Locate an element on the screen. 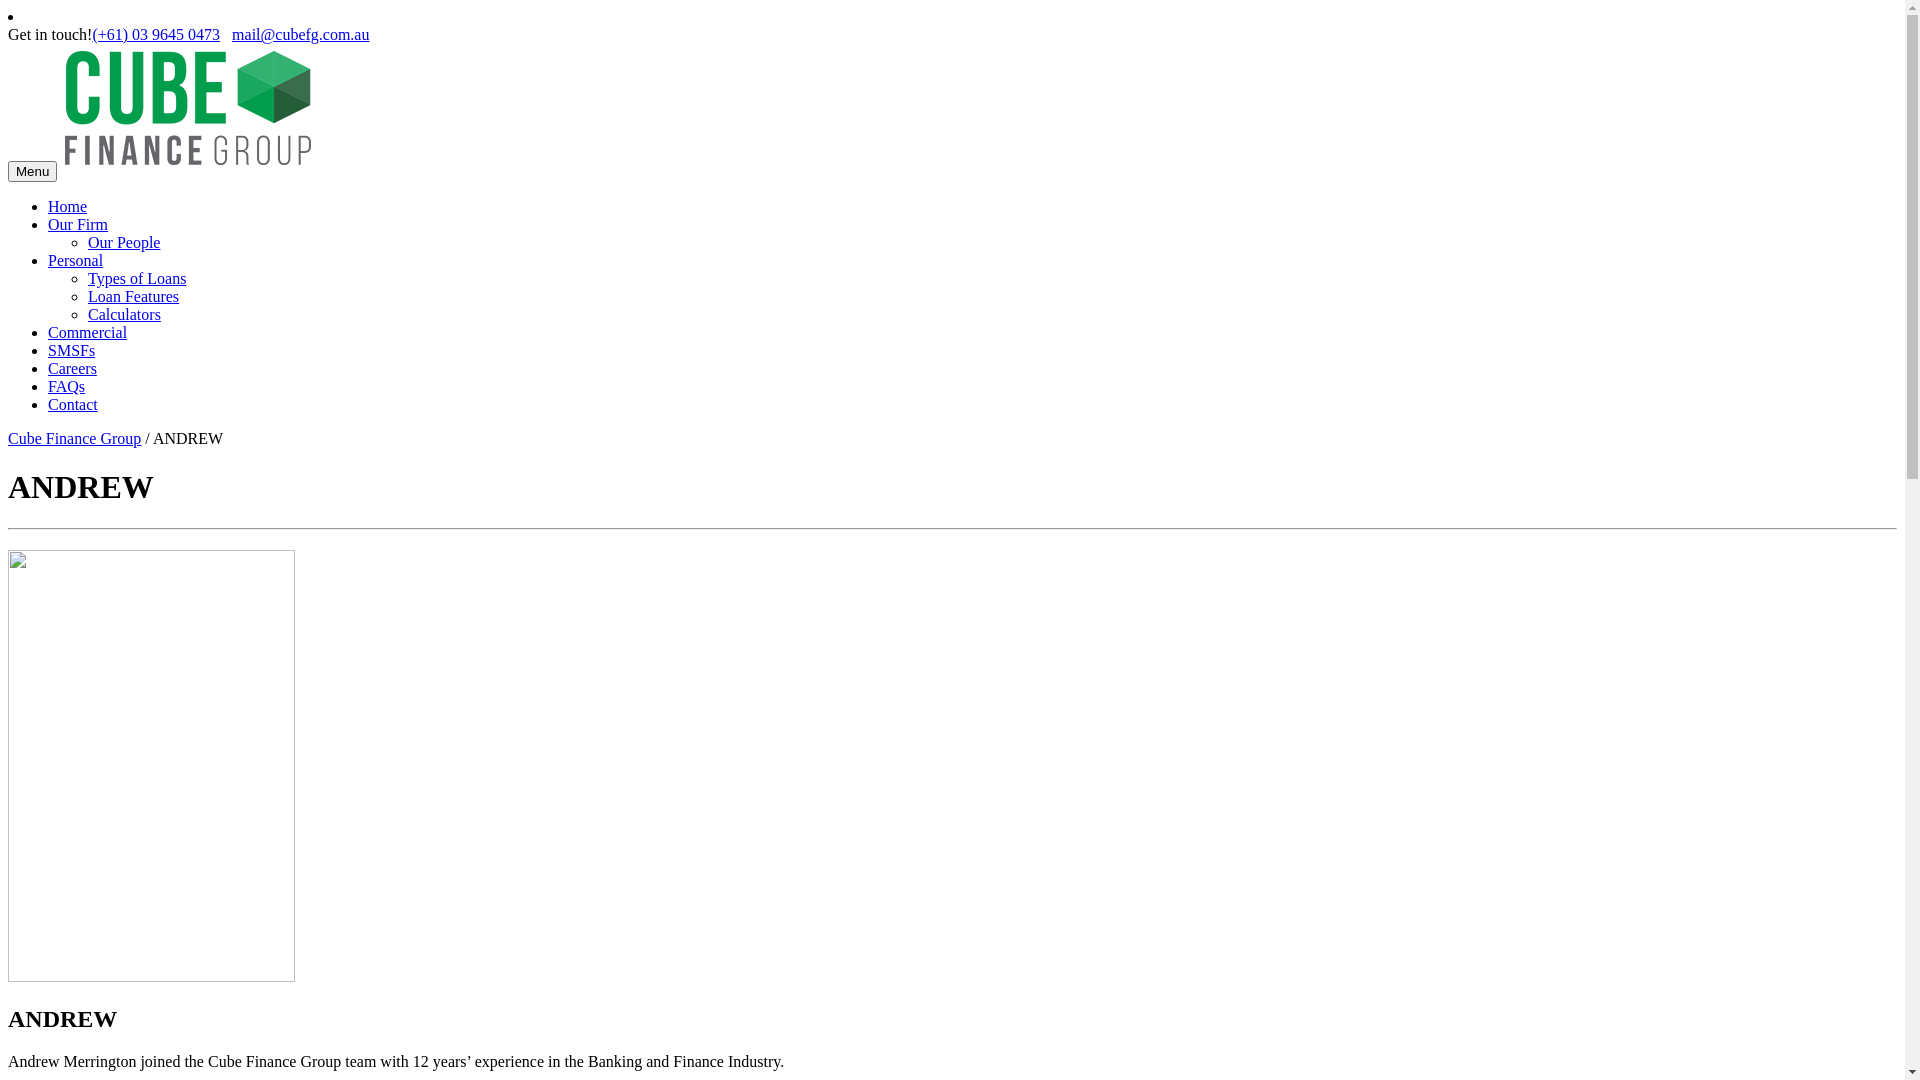 The image size is (1920, 1080). 'Personal' is located at coordinates (75, 259).